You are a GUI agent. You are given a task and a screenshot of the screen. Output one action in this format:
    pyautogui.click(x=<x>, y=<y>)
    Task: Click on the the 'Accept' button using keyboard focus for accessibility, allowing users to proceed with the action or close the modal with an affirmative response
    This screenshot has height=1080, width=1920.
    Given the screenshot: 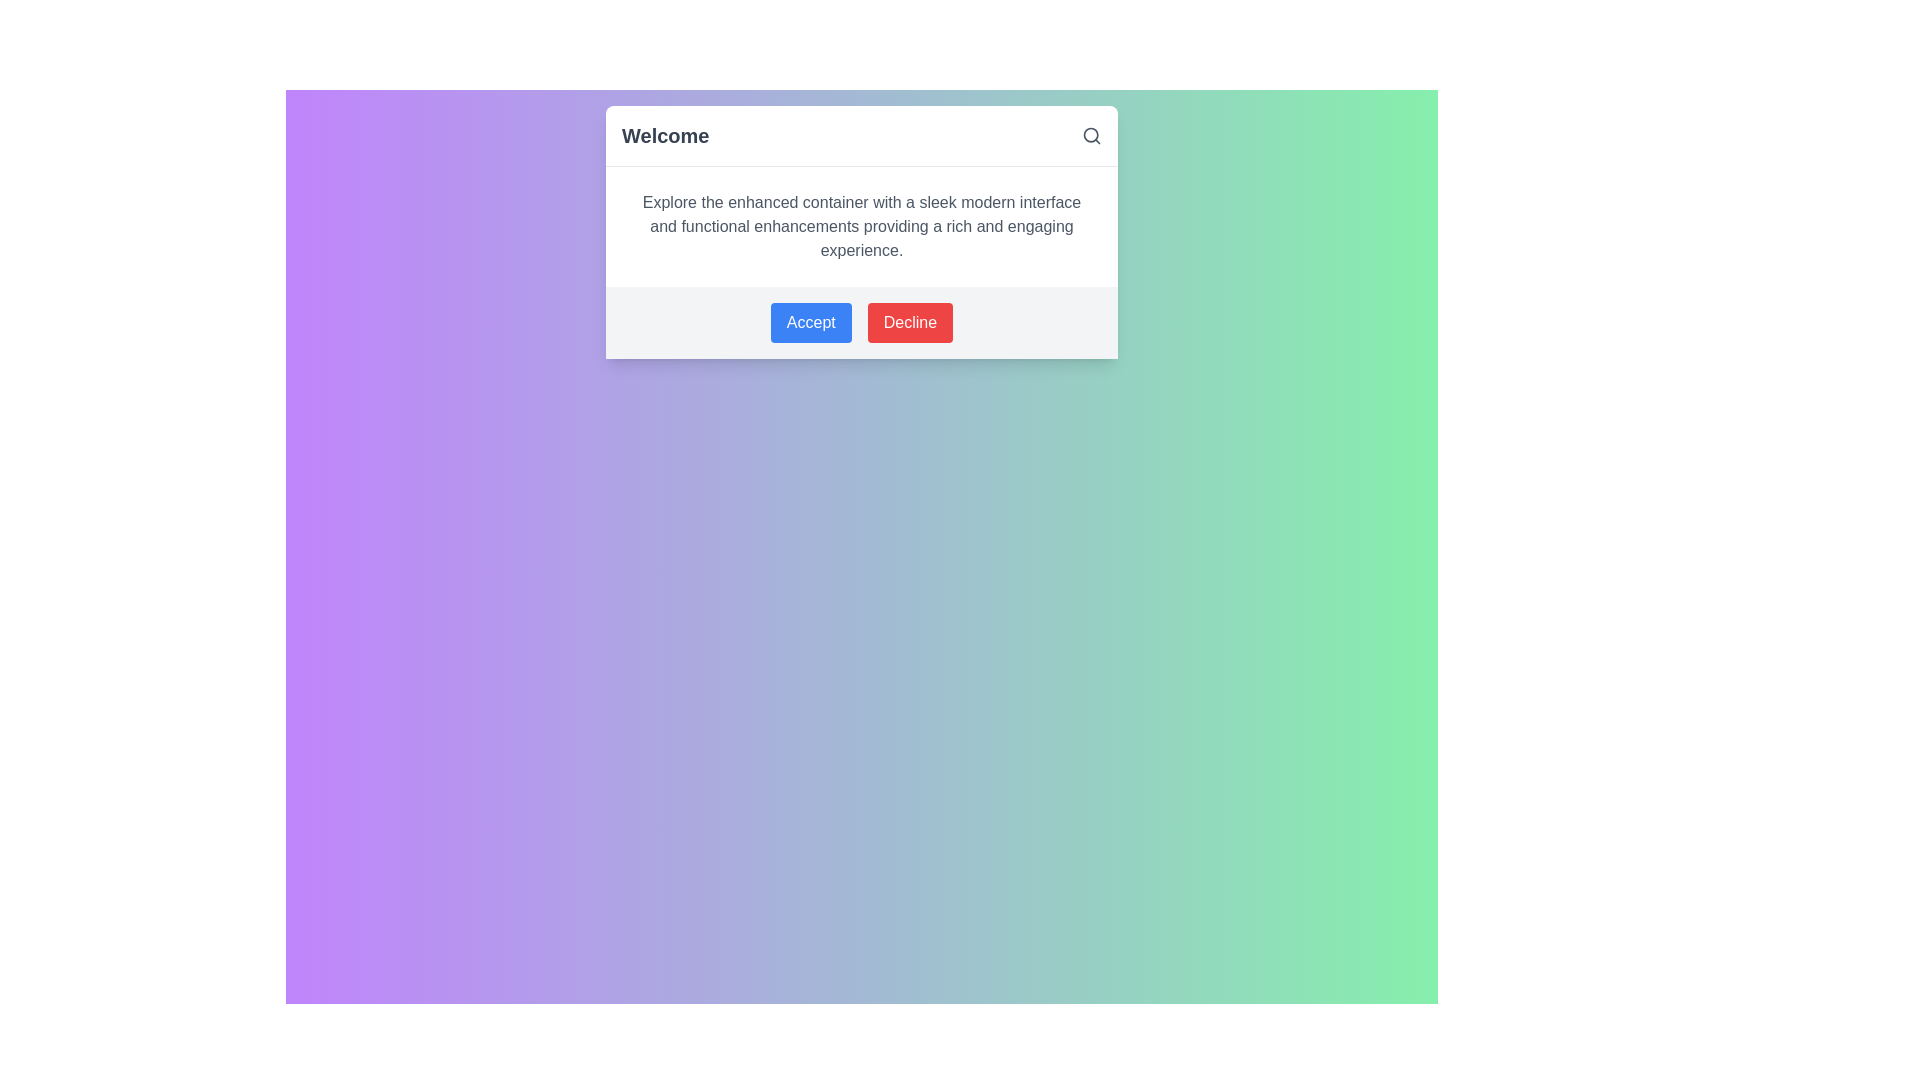 What is the action you would take?
    pyautogui.click(x=811, y=322)
    